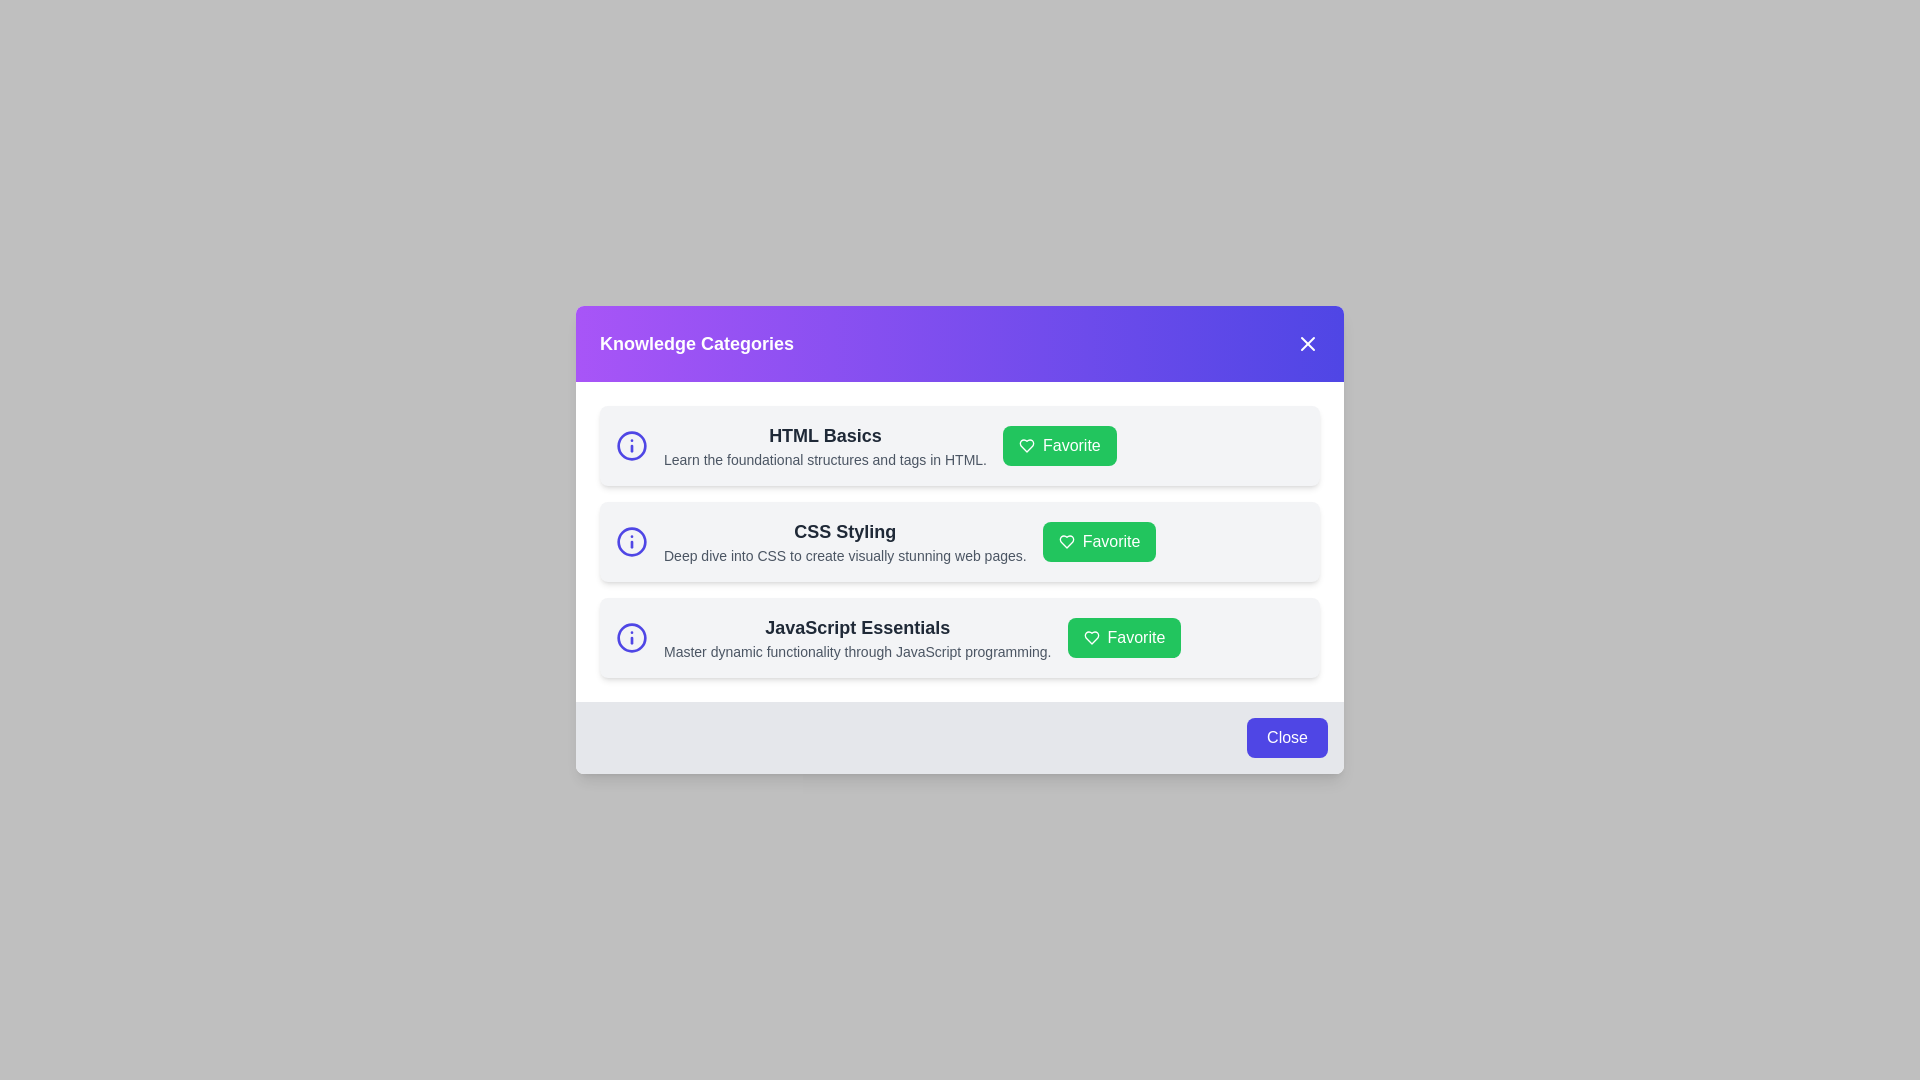  I want to click on the center of the green heart icon located to the left of the 'Favorite' button in the second row of the list of items, so click(1065, 542).